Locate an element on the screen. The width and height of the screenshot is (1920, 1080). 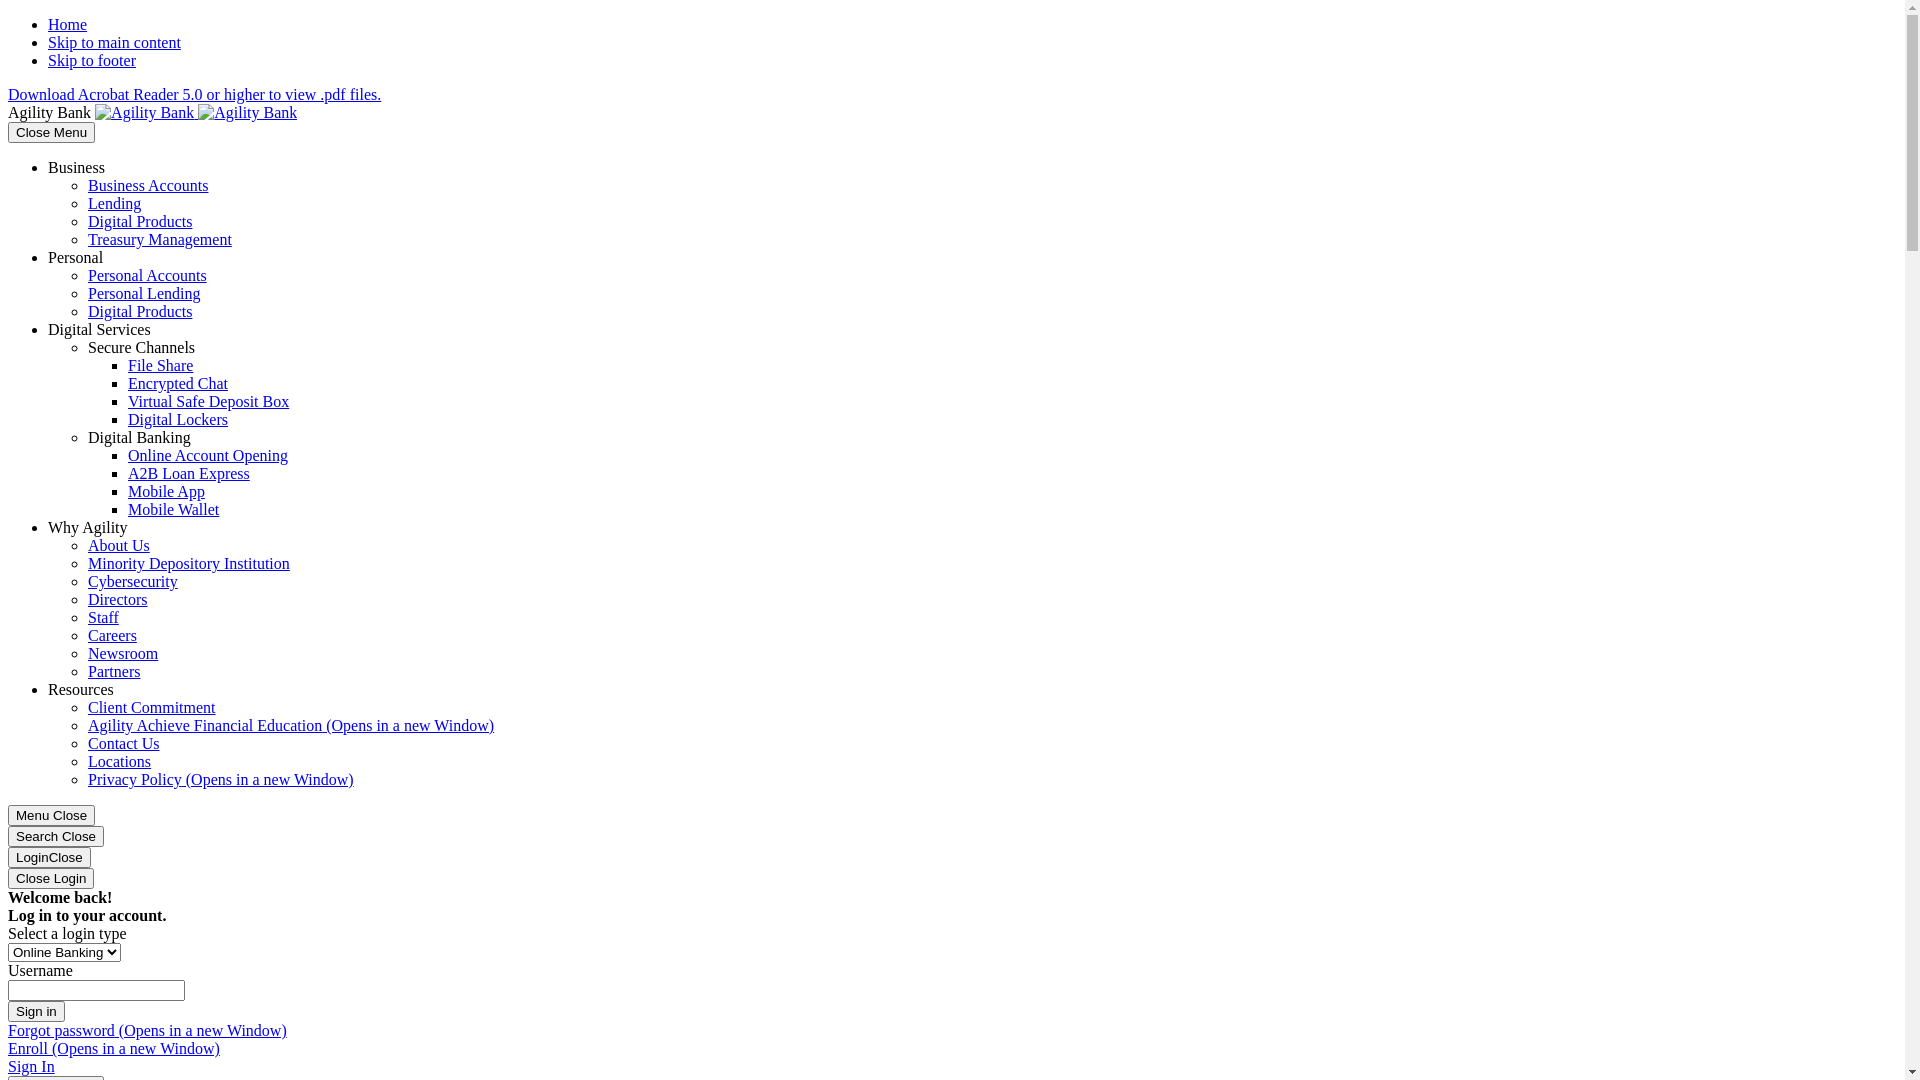
'A2B Loan Express' is located at coordinates (127, 473).